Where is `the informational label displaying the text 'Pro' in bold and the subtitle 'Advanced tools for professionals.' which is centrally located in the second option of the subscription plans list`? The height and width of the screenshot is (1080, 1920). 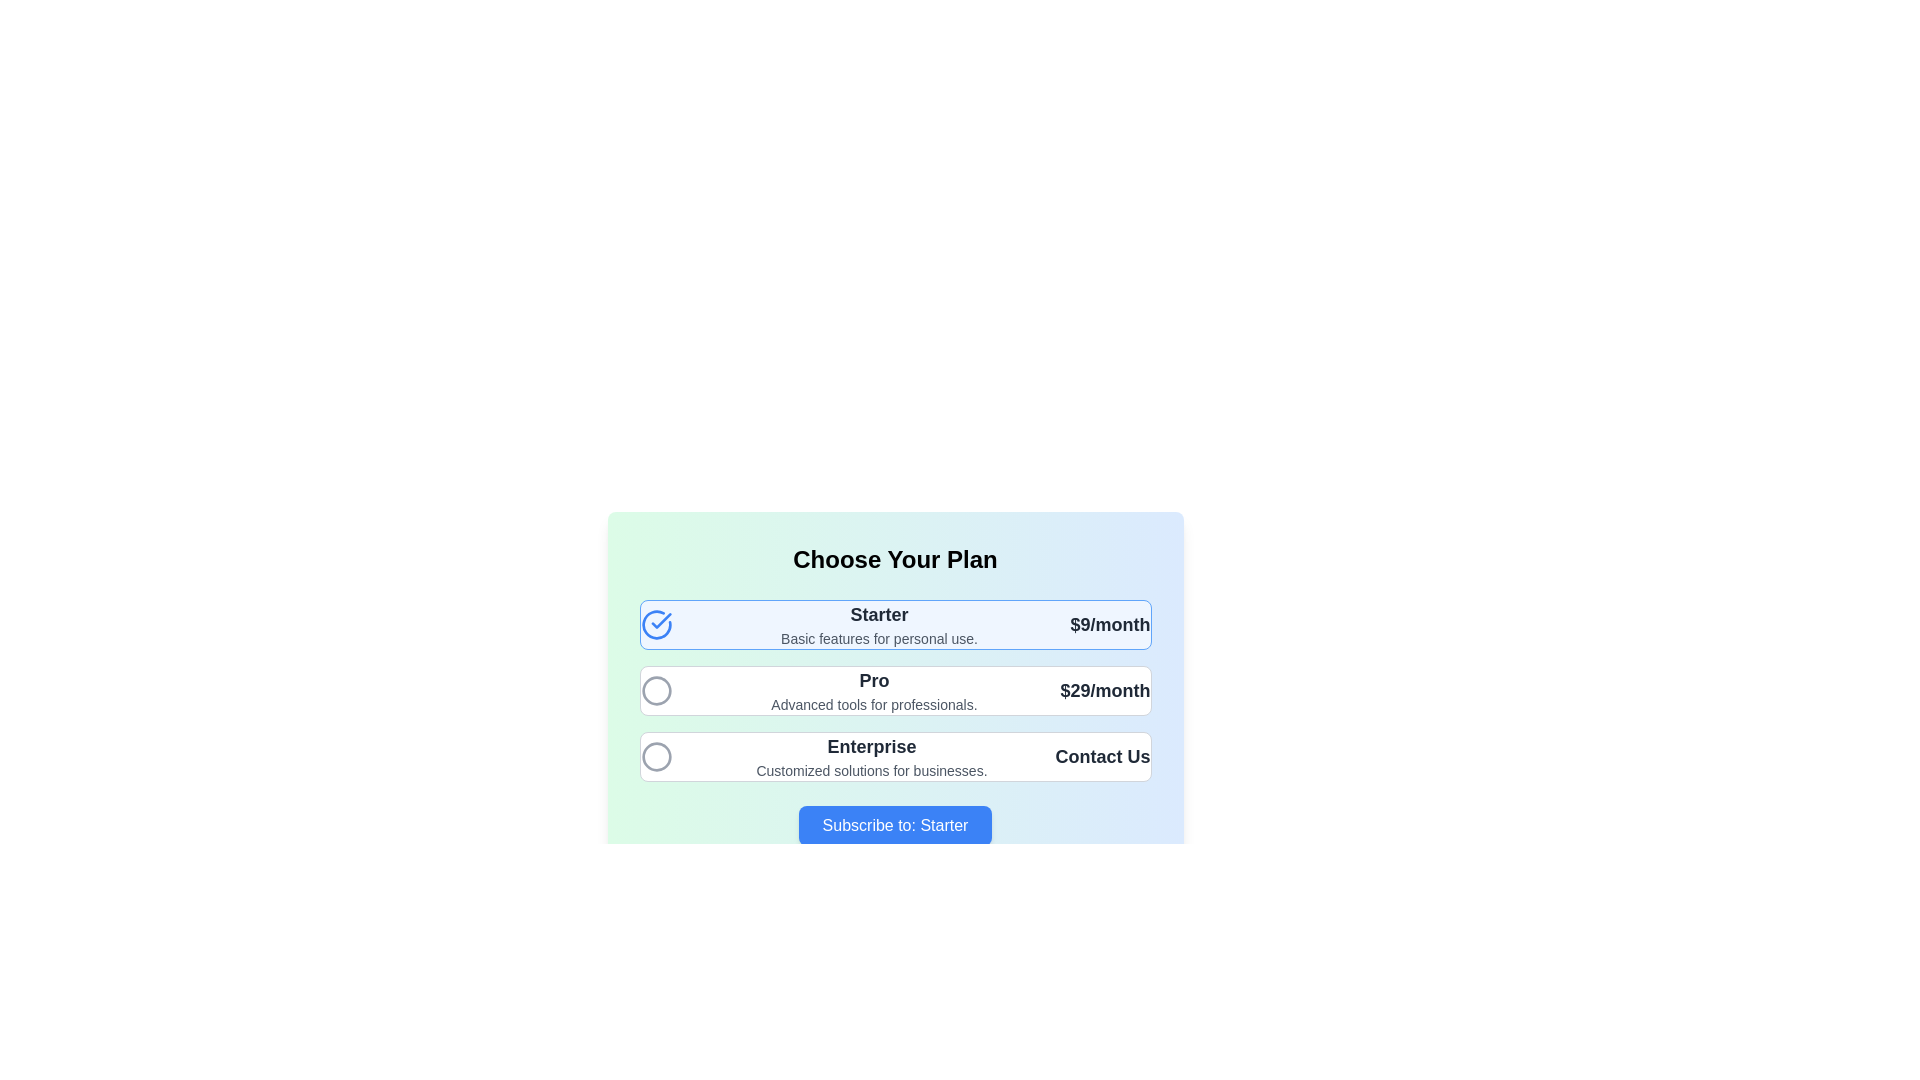
the informational label displaying the text 'Pro' in bold and the subtitle 'Advanced tools for professionals.' which is centrally located in the second option of the subscription plans list is located at coordinates (874, 689).